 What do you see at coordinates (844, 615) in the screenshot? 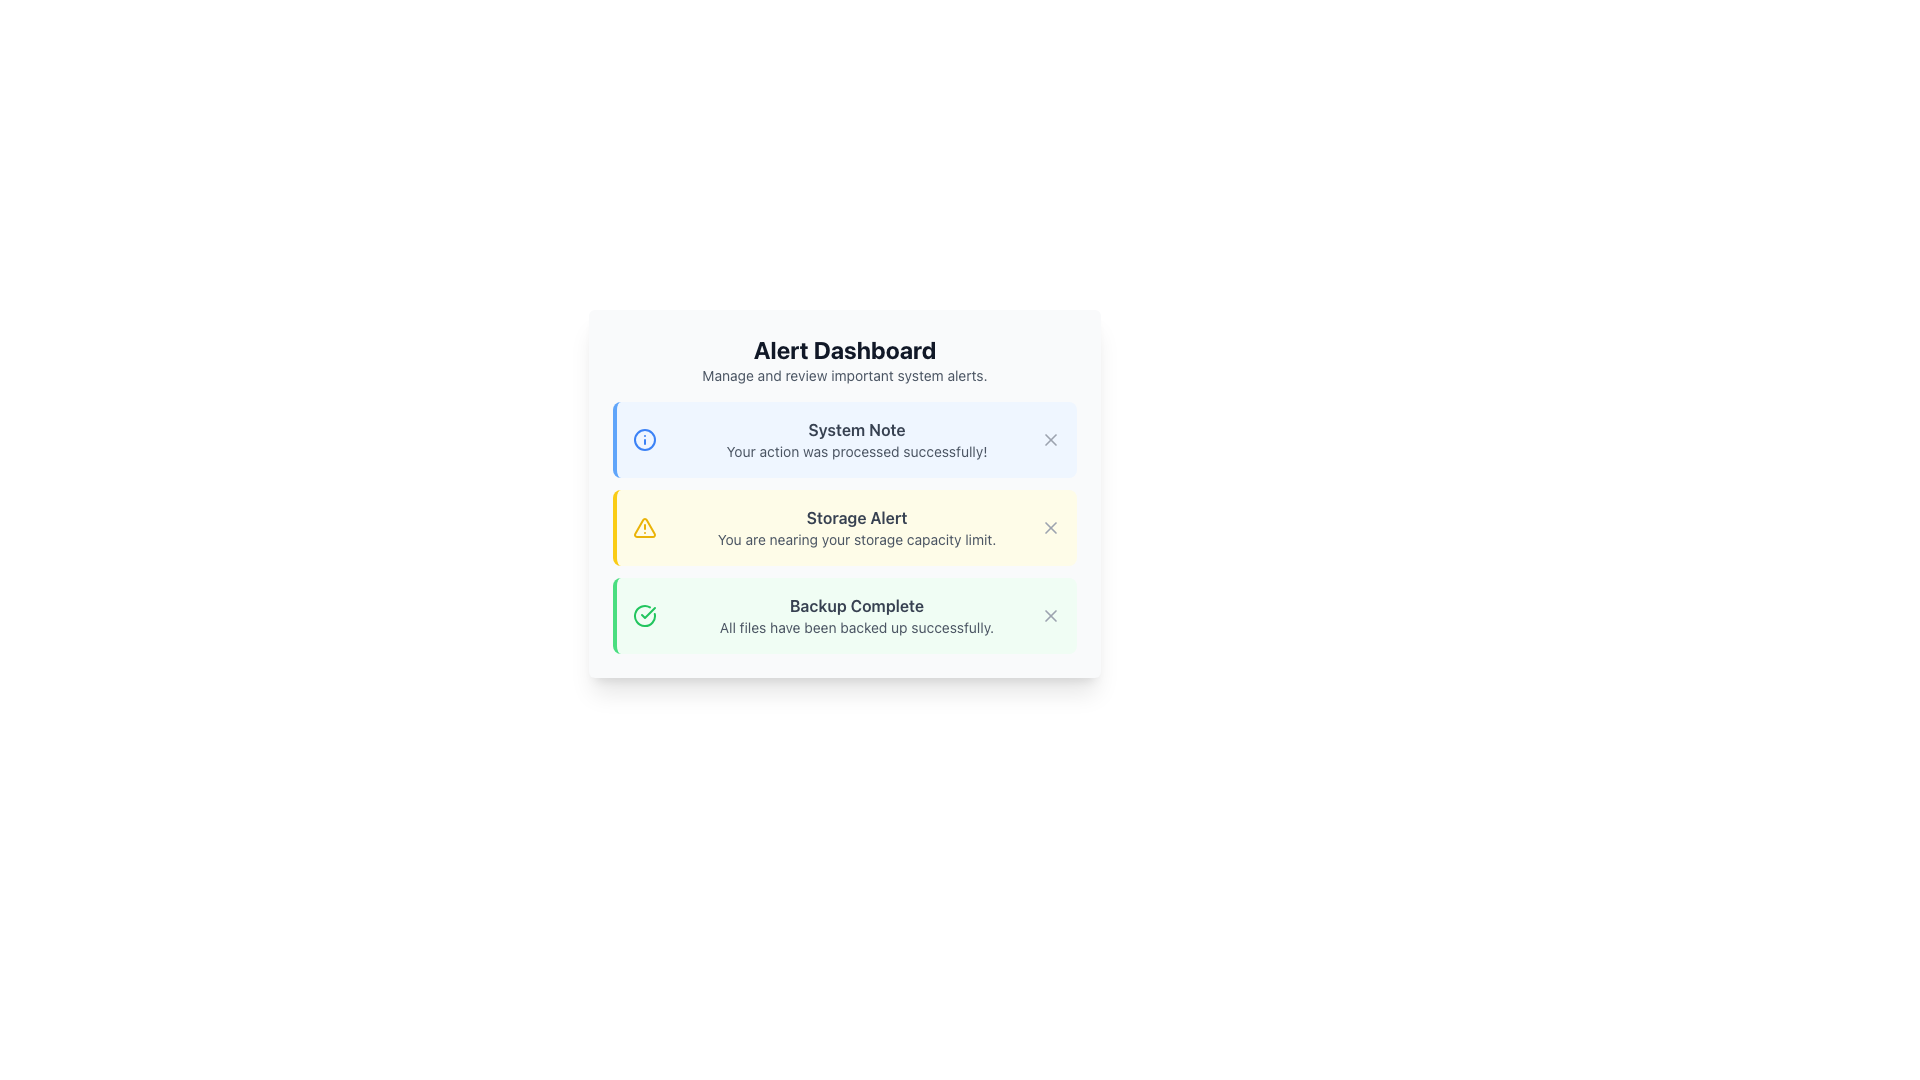
I see `the informational notification card indicating that a backup process has successfully completed, which is the third notification in the list` at bounding box center [844, 615].